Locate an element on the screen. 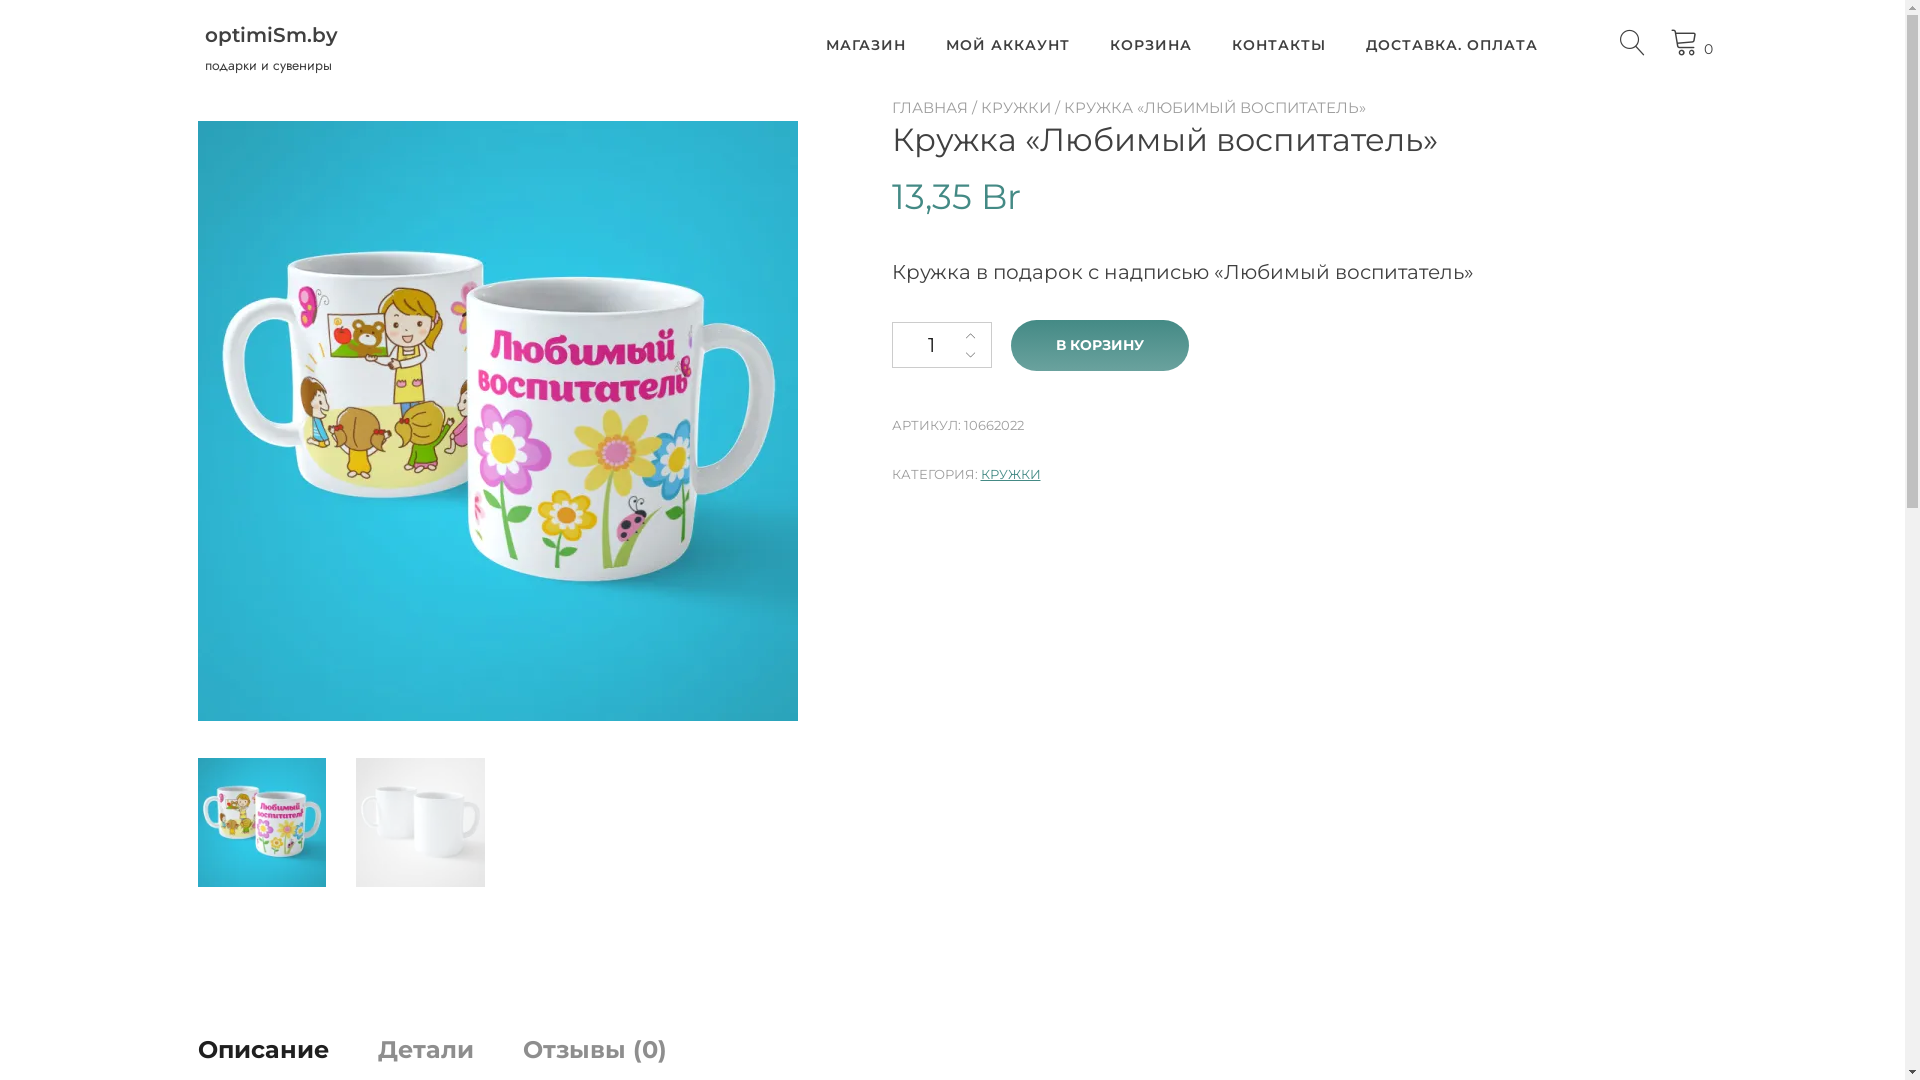 Image resolution: width=1920 pixels, height=1080 pixels. '0' is located at coordinates (1691, 42).